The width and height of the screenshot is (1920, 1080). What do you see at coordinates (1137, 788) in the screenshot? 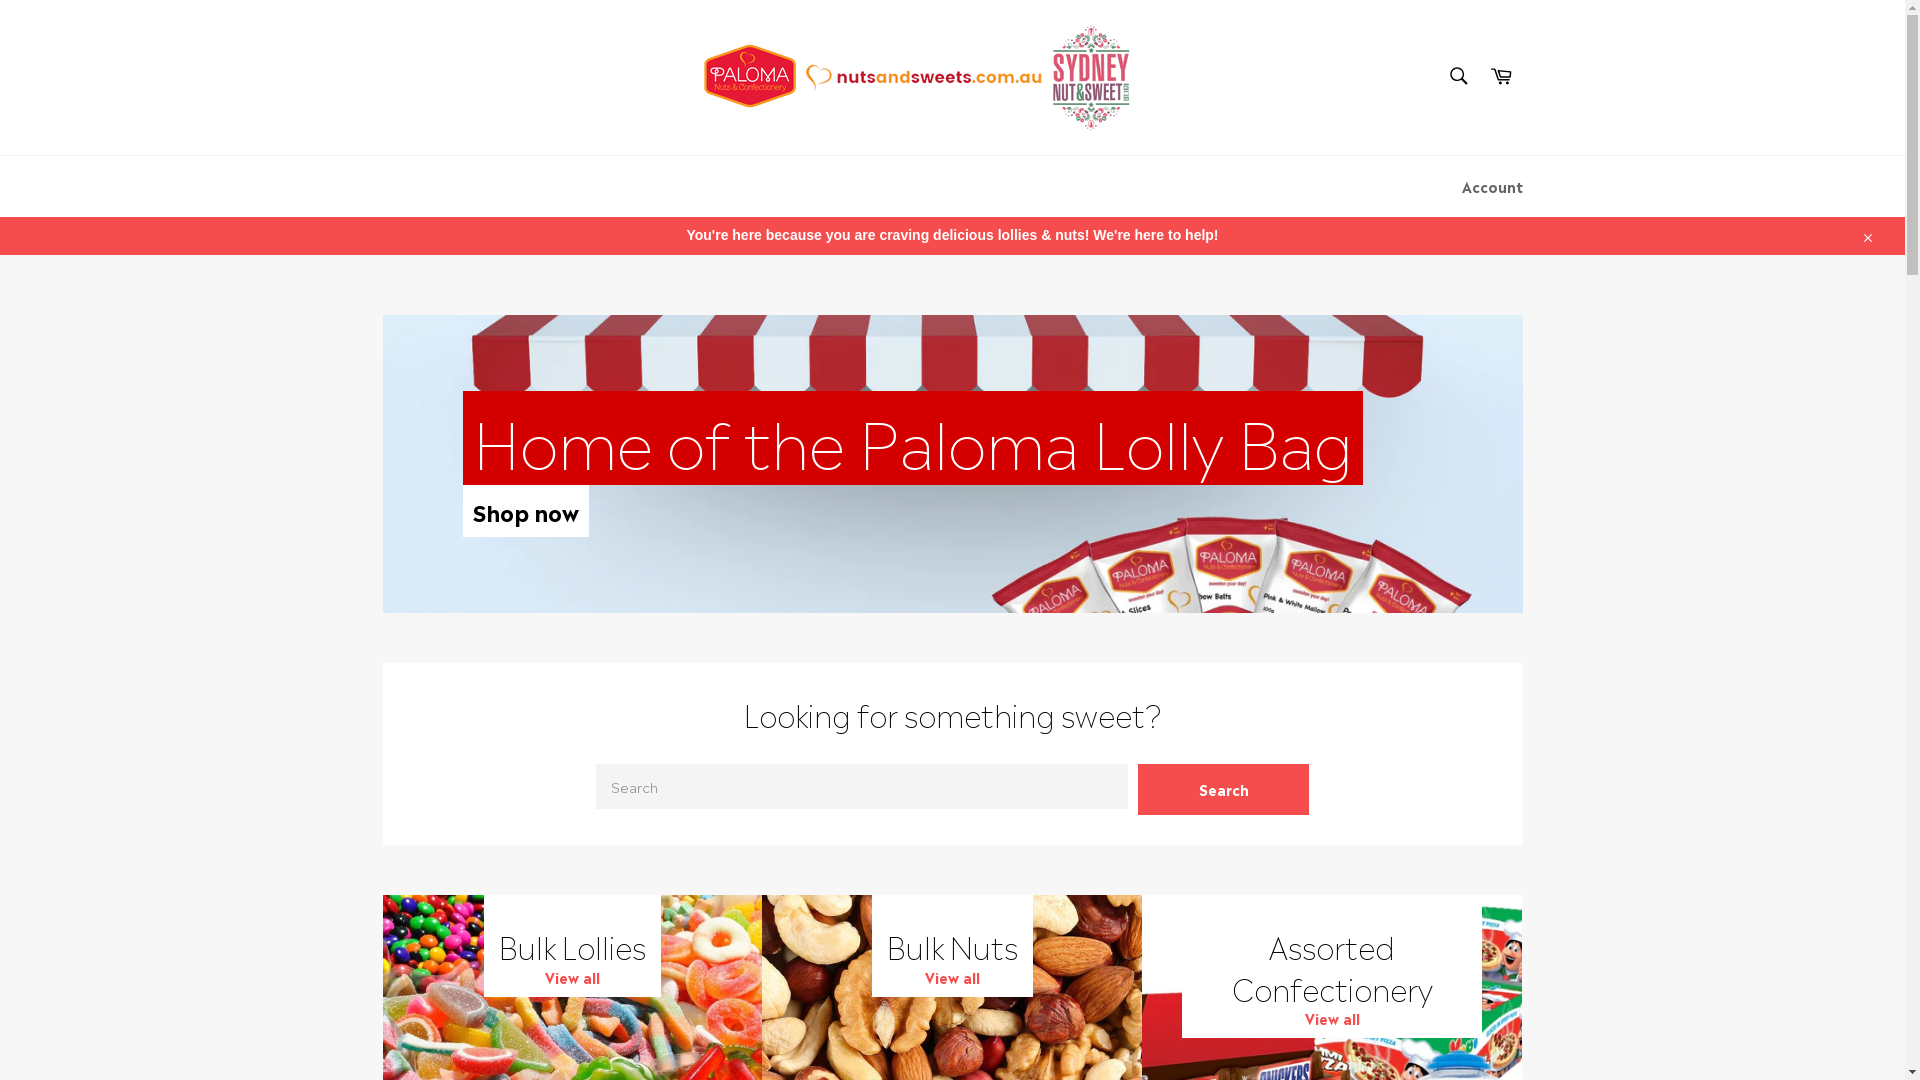
I see `'Search'` at bounding box center [1137, 788].